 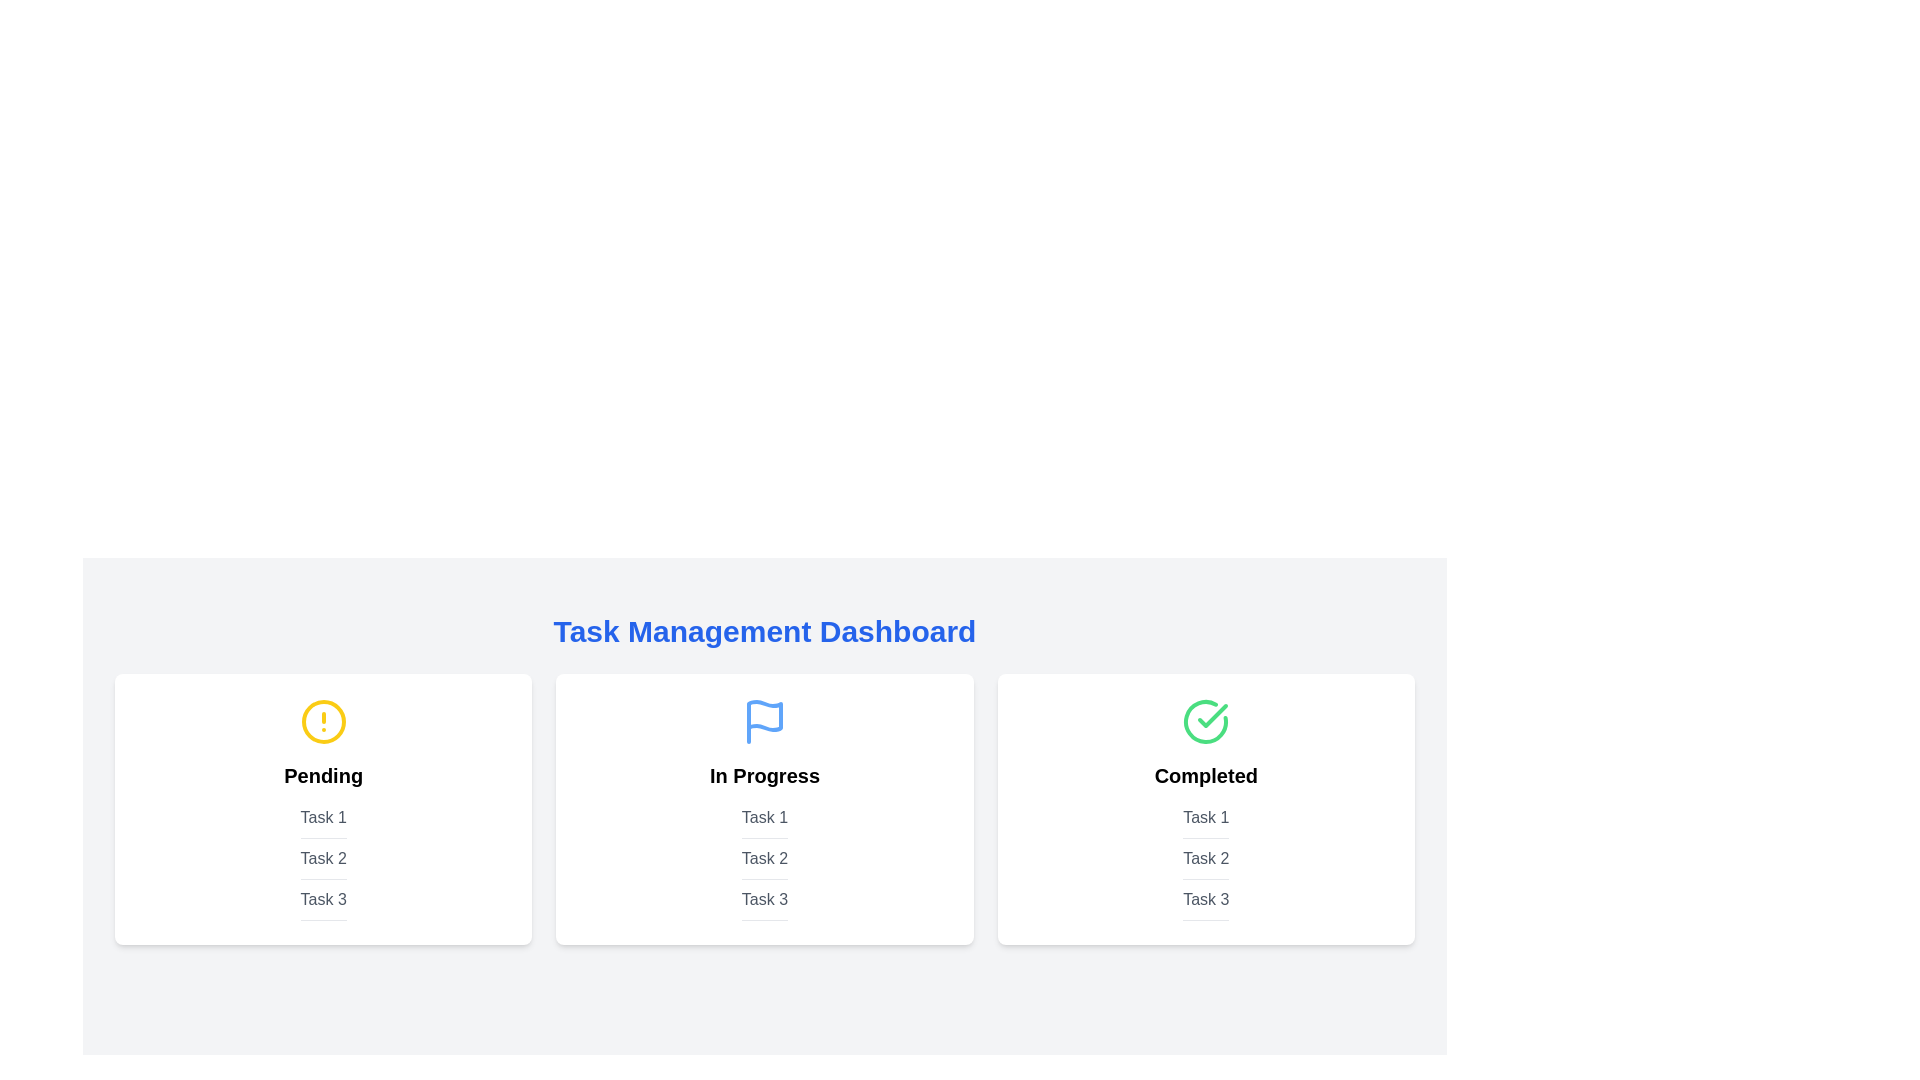 What do you see at coordinates (1212, 715) in the screenshot?
I see `the green checkmark icon located inside the circular green icon on the rightmost card labeled 'Completed' in a row of three cards` at bounding box center [1212, 715].